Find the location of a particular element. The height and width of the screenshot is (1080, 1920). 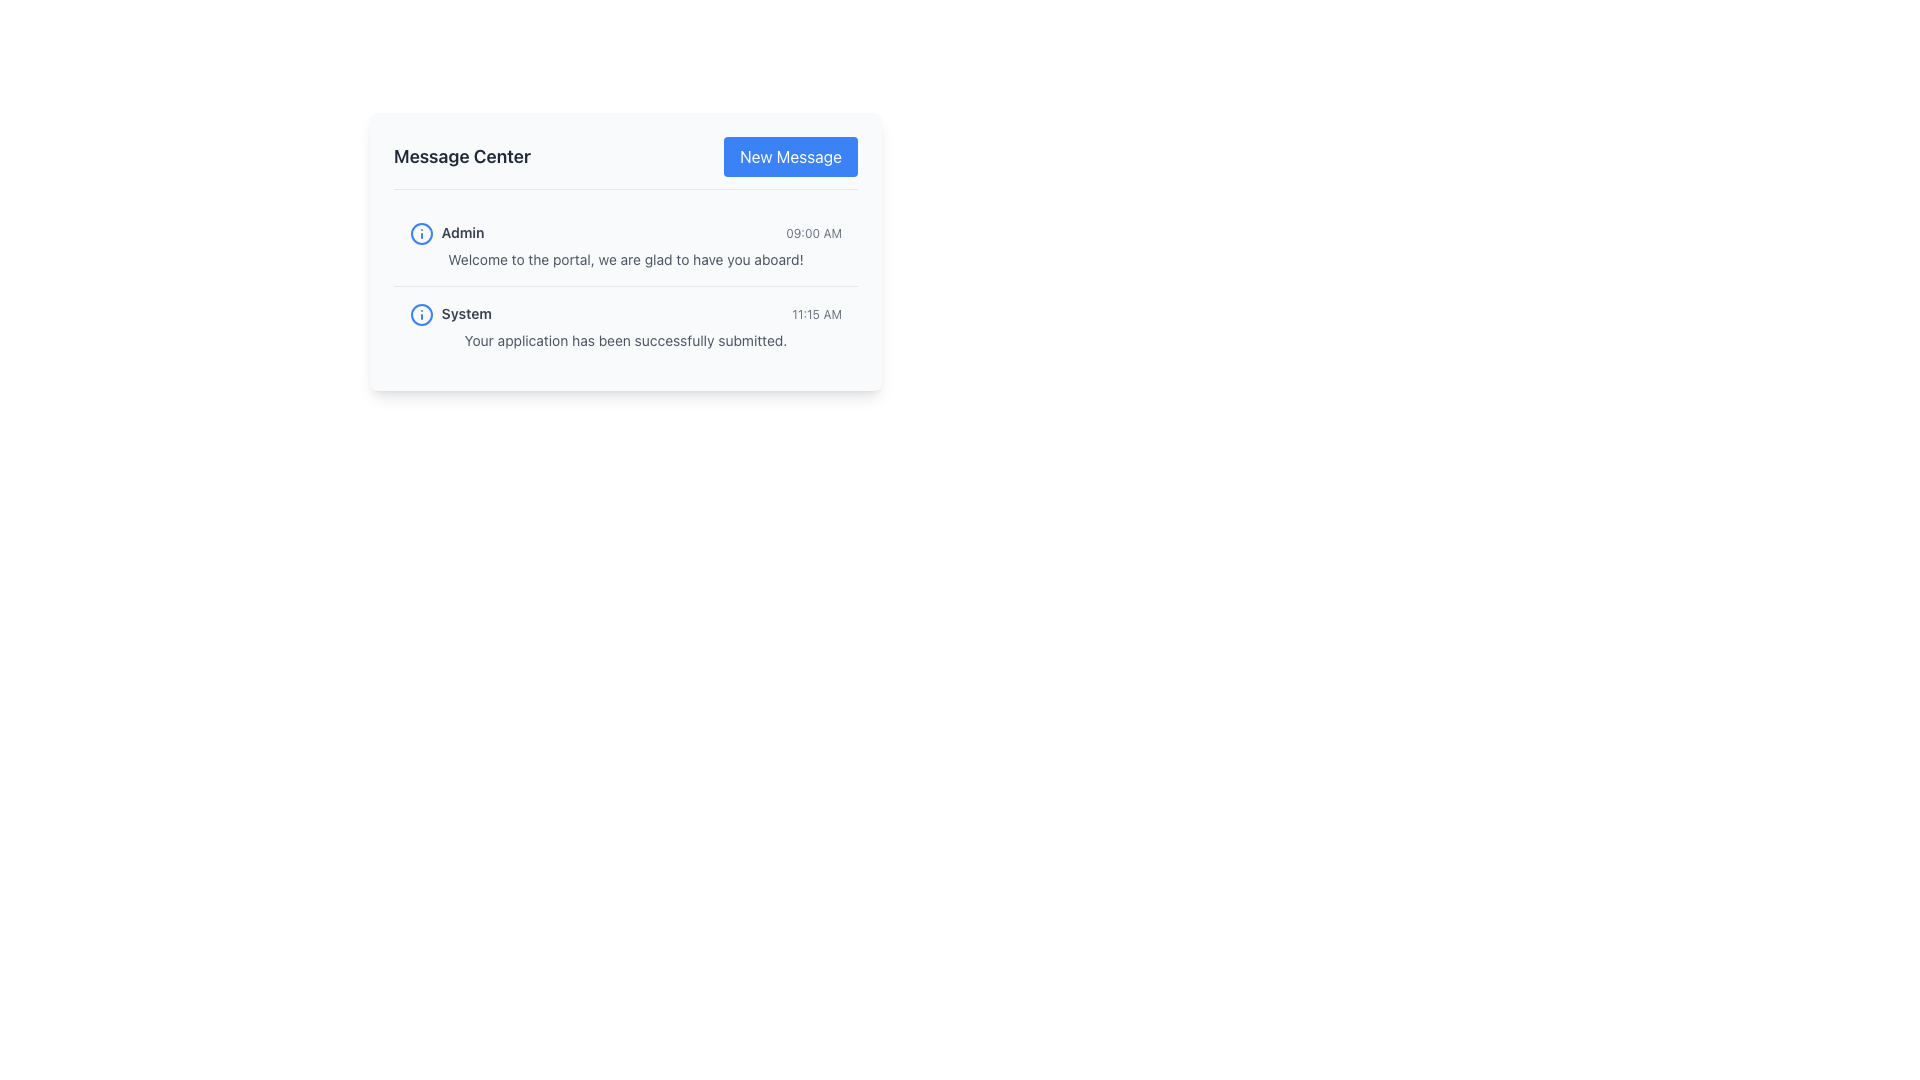

the 'Admin' icon in the Message Center interface, which visually denotes messages authored by 'Admin' and is positioned to the left of the 'Admin' text label is located at coordinates (421, 233).